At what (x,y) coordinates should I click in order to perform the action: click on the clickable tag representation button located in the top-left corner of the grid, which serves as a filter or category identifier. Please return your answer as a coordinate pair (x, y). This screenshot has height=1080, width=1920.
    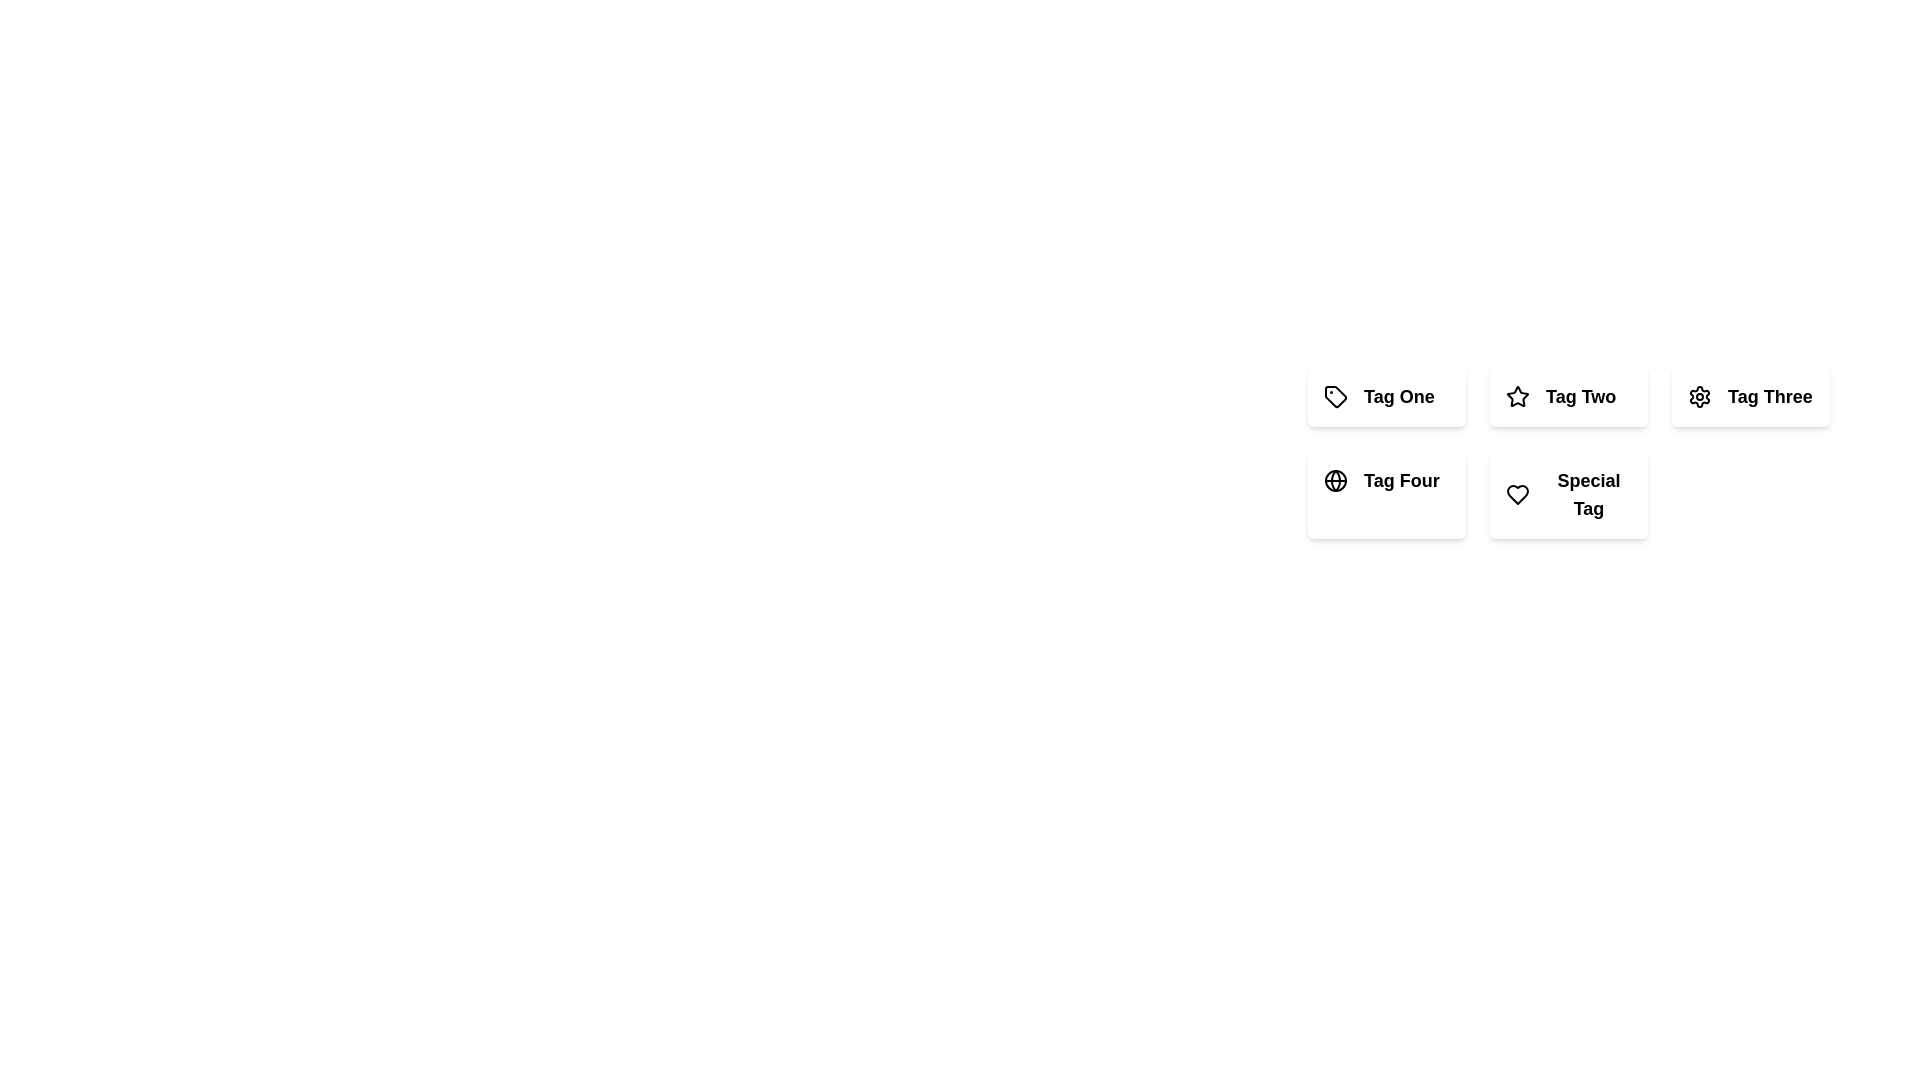
    Looking at the image, I should click on (1386, 397).